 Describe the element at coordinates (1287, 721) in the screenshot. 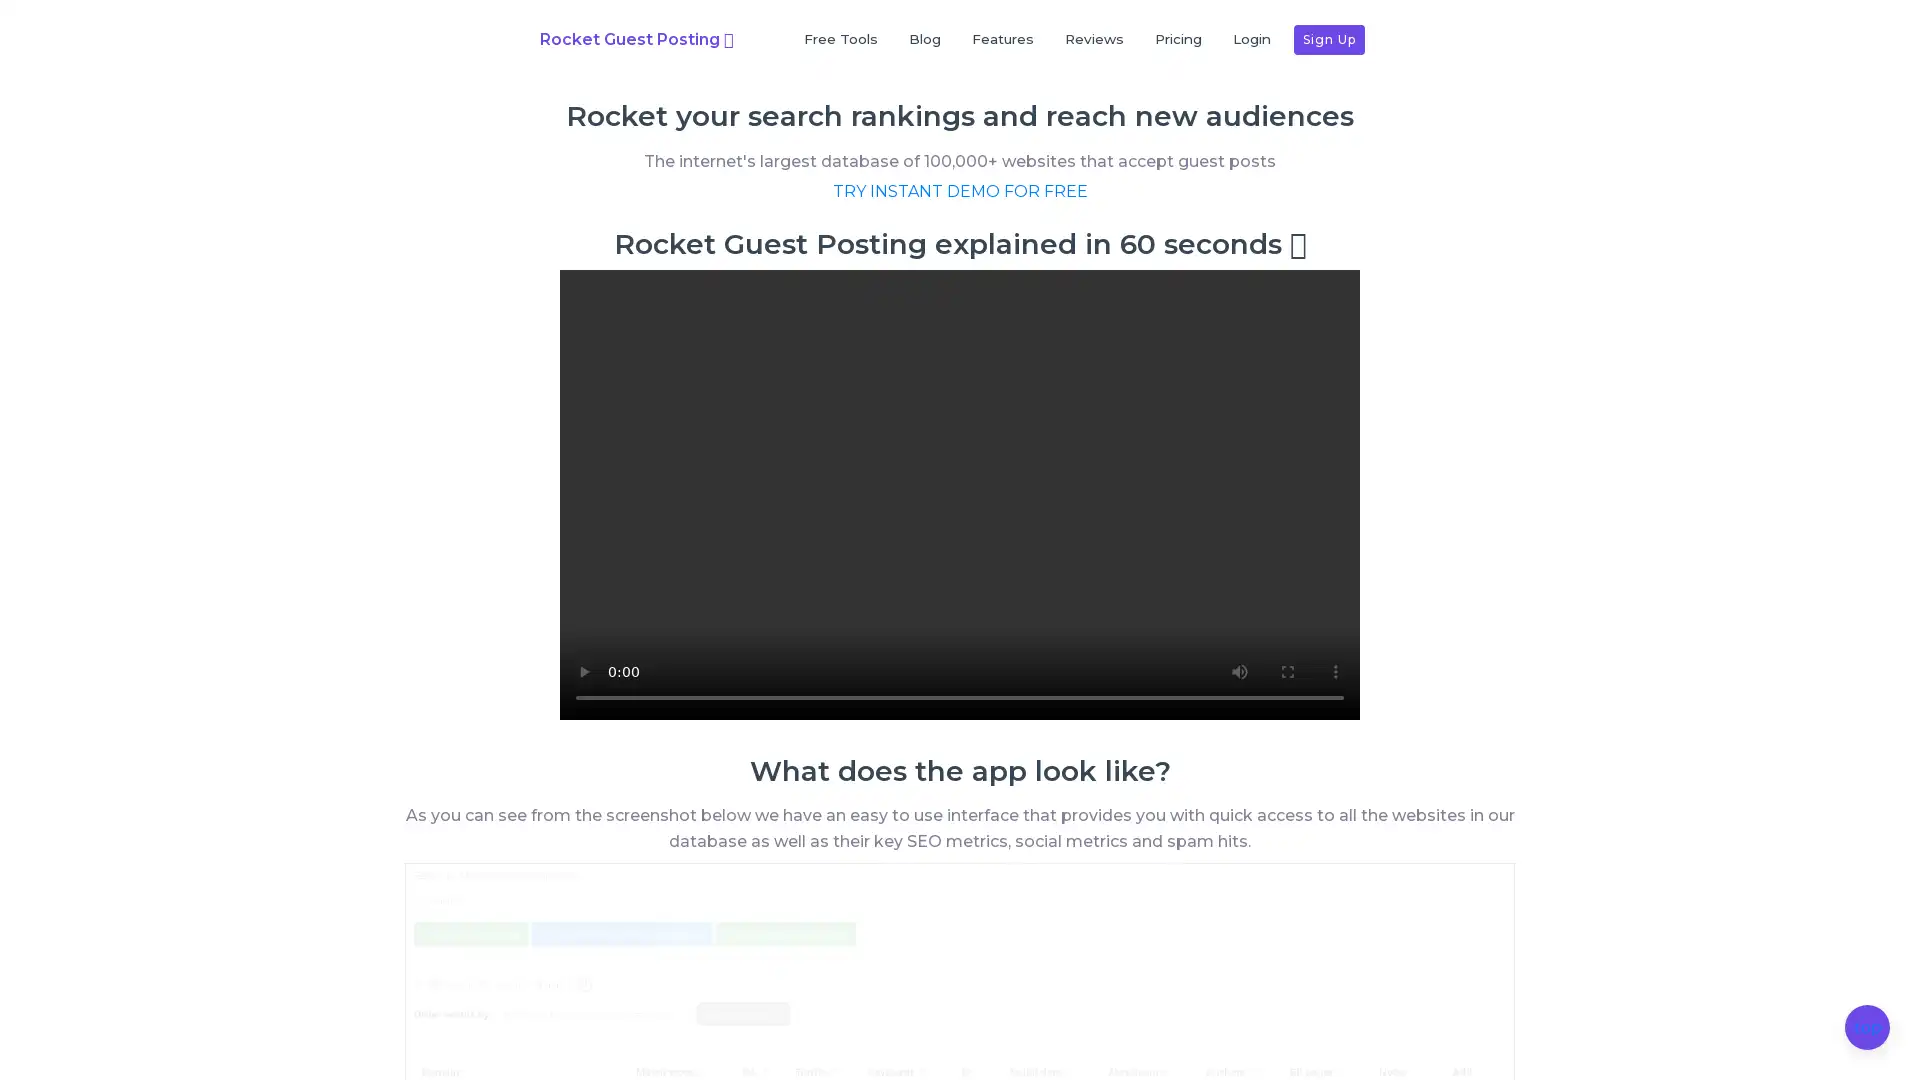

I see `enter full screen` at that location.